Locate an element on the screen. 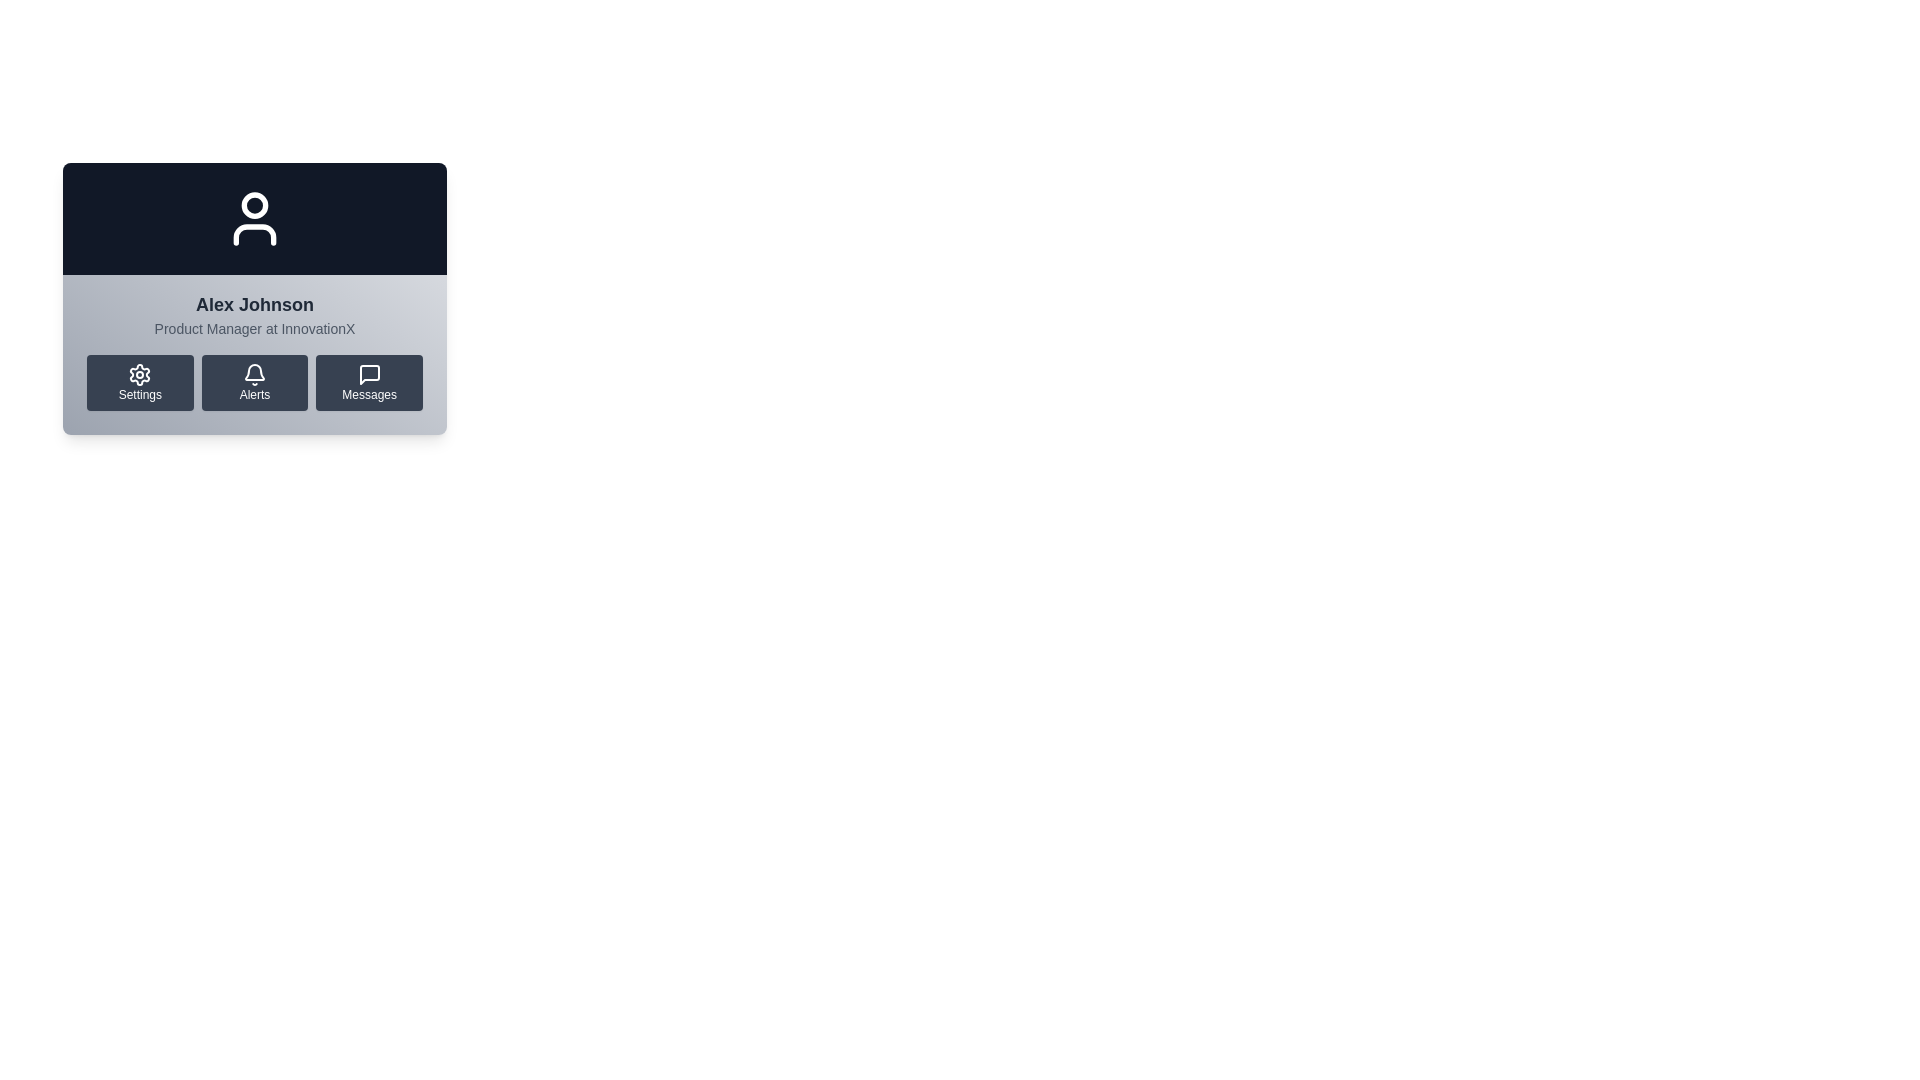 The width and height of the screenshot is (1920, 1080). text content displayed as 'Alex Johnson', which is prominently shown above the subtitle 'Product Manager at InnovationX' in the user interface is located at coordinates (253, 304).